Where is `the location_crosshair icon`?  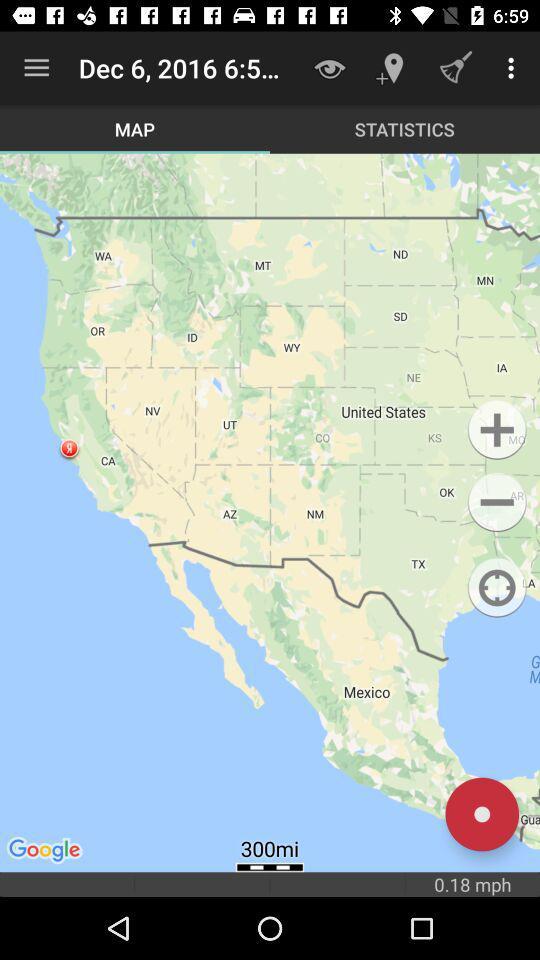
the location_crosshair icon is located at coordinates (496, 588).